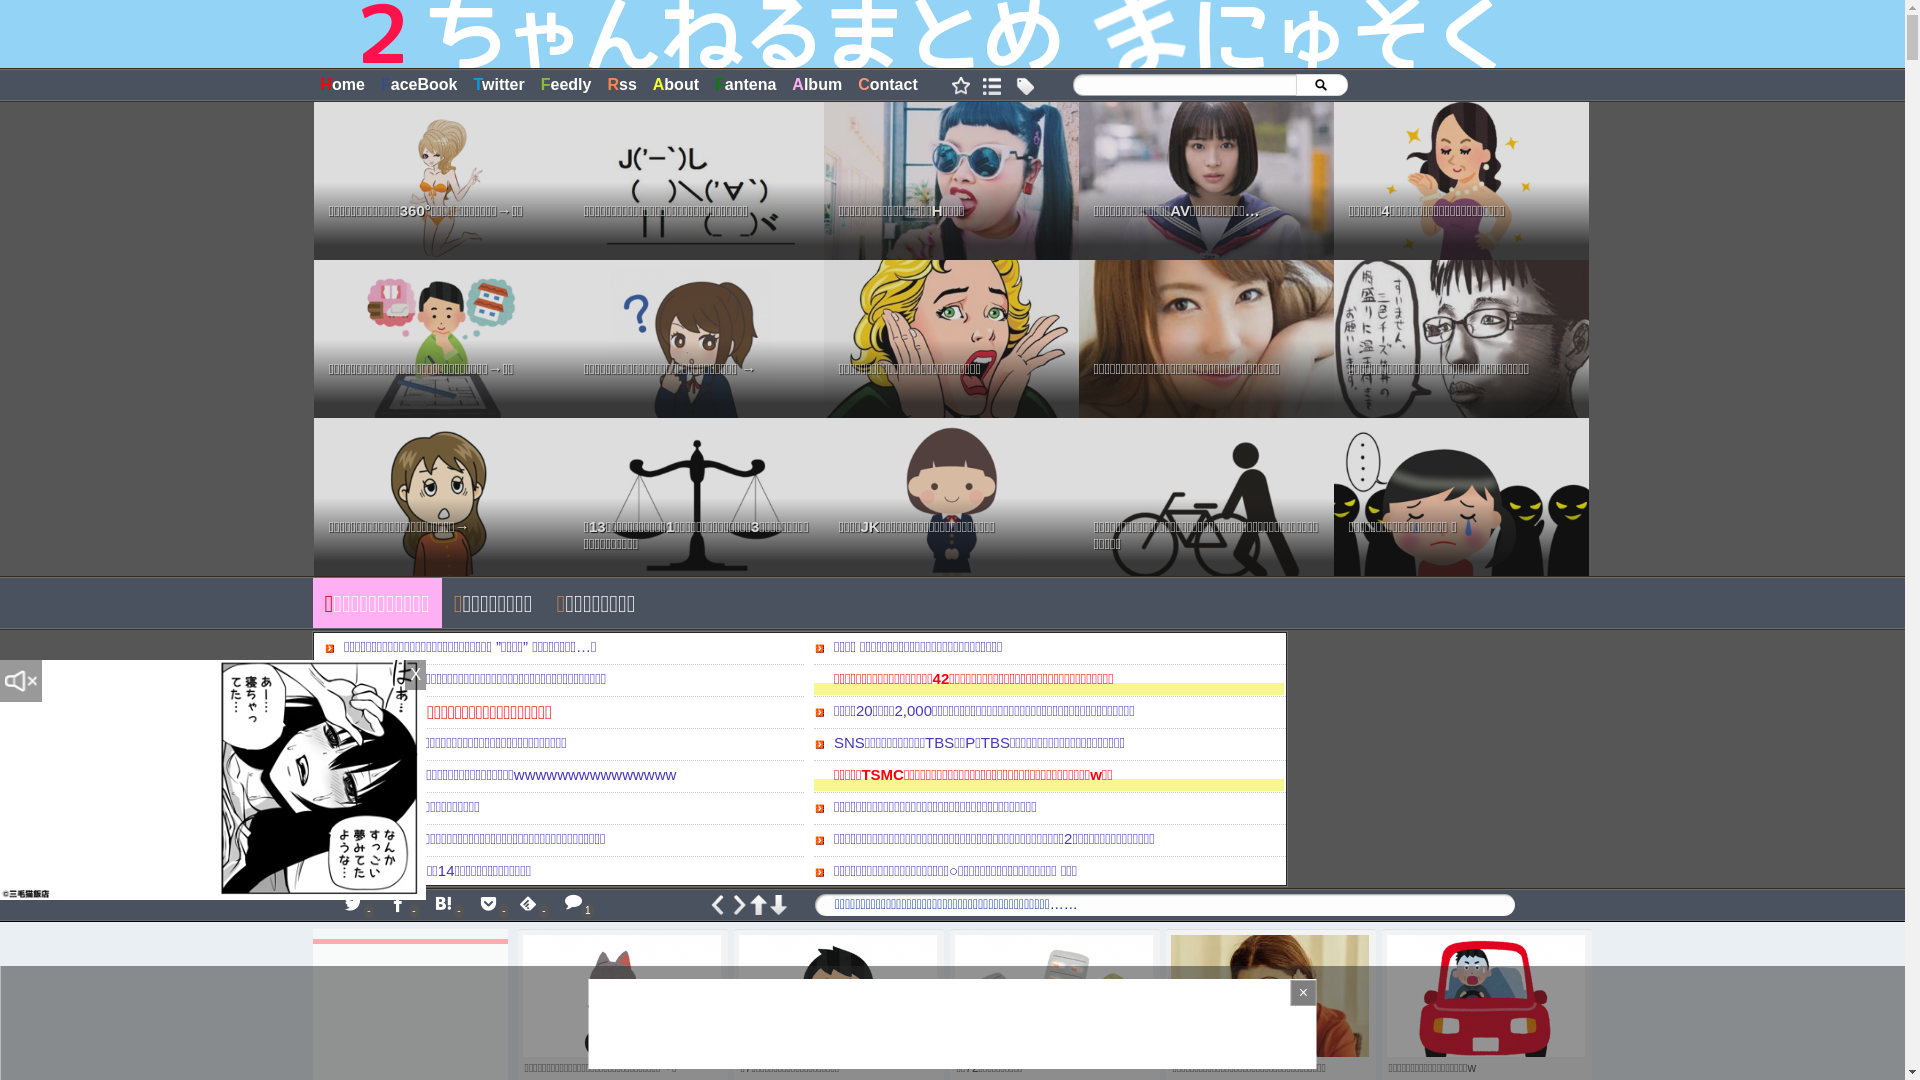 The height and width of the screenshot is (1080, 1920). Describe the element at coordinates (444, 905) in the screenshot. I see `'-'` at that location.